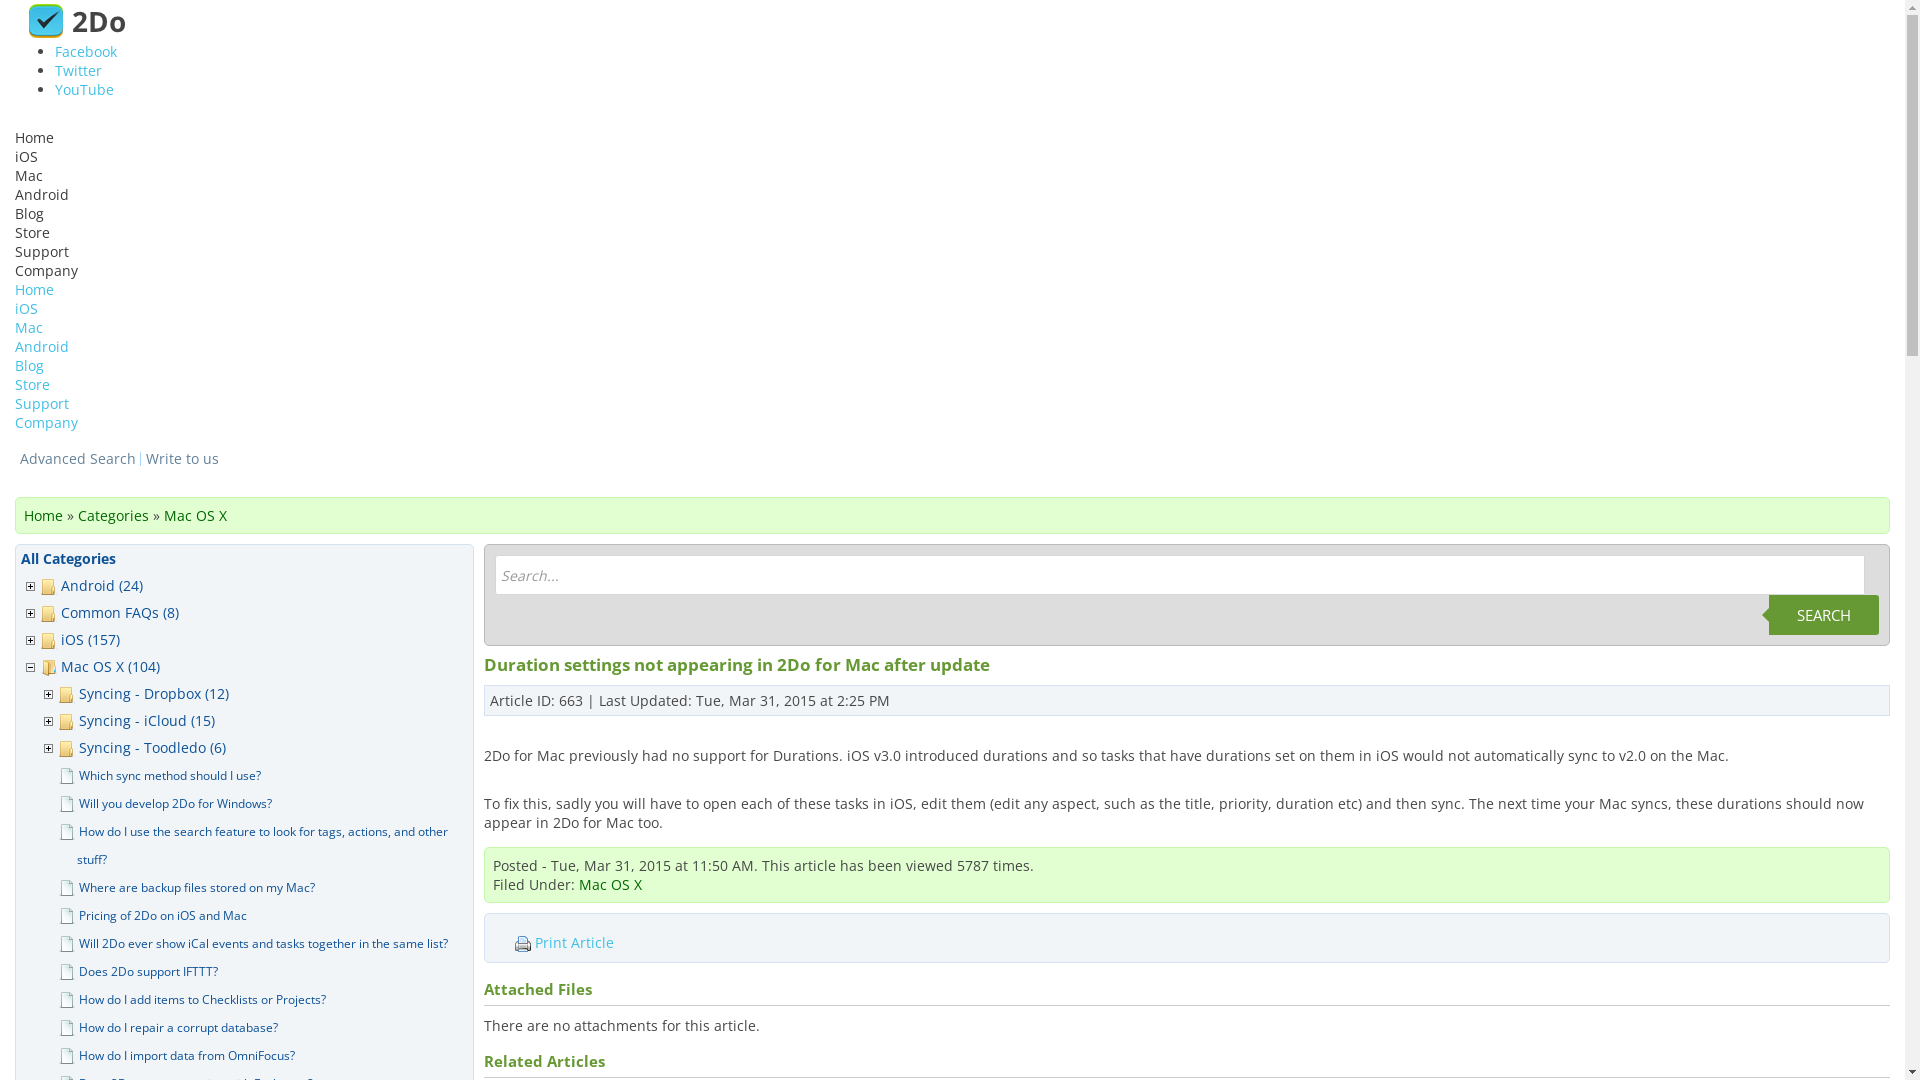 The width and height of the screenshot is (1920, 1080). What do you see at coordinates (58, 585) in the screenshot?
I see `'Android (24)'` at bounding box center [58, 585].